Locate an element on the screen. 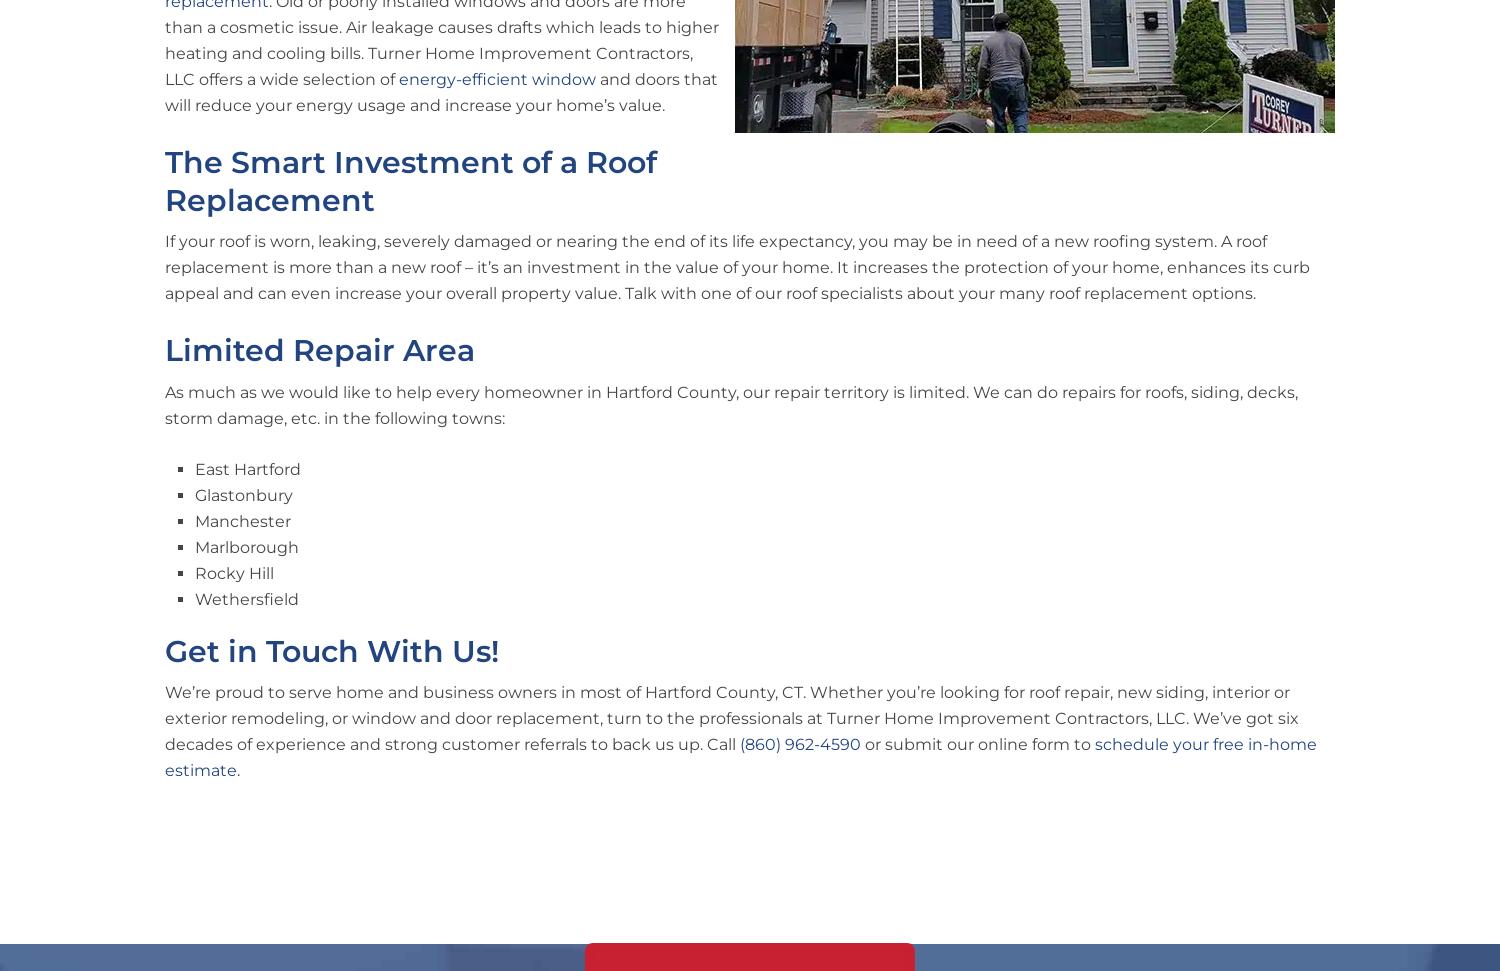  'and doors that will reduce your energy usage and increase your home’s value.' is located at coordinates (165, 91).